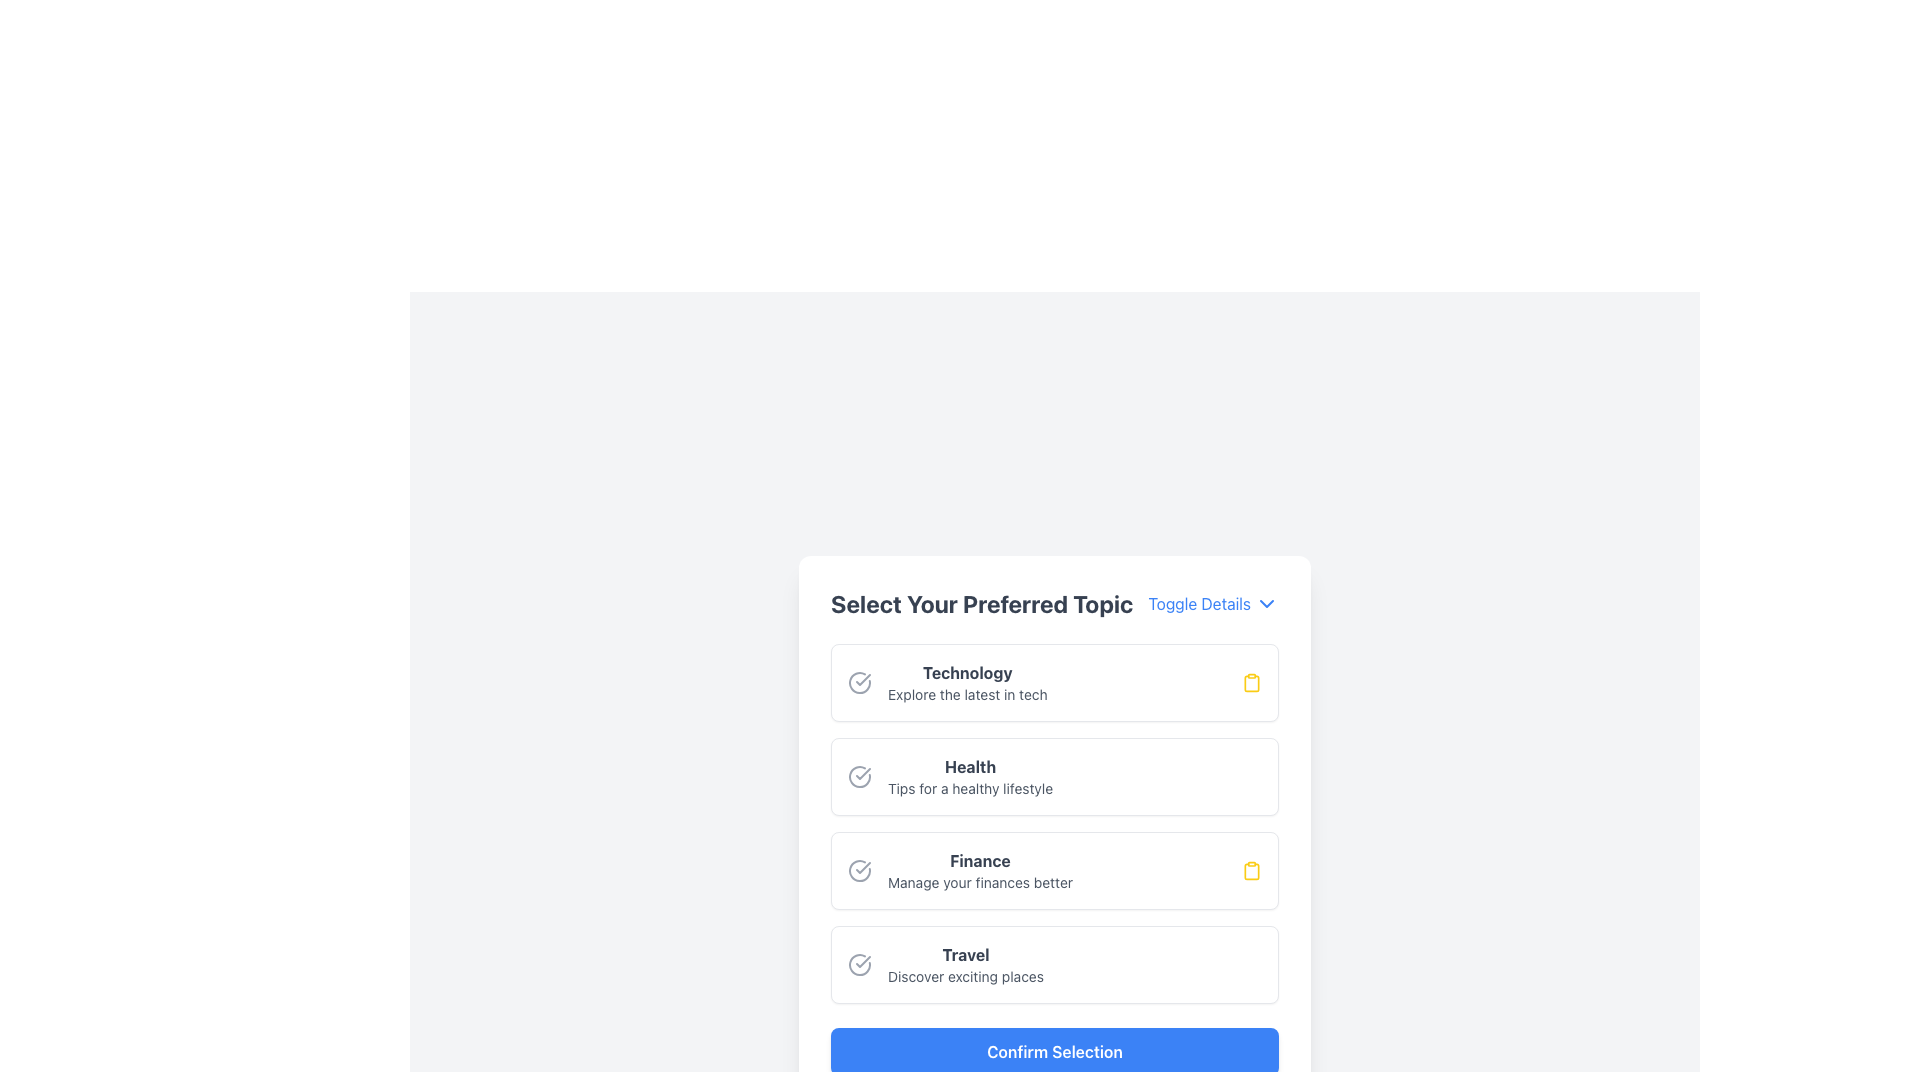 The height and width of the screenshot is (1080, 1920). Describe the element at coordinates (946, 681) in the screenshot. I see `the first selectable option in the list labeled 'Technology' under the header 'Select Your Preferred Topic'` at that location.